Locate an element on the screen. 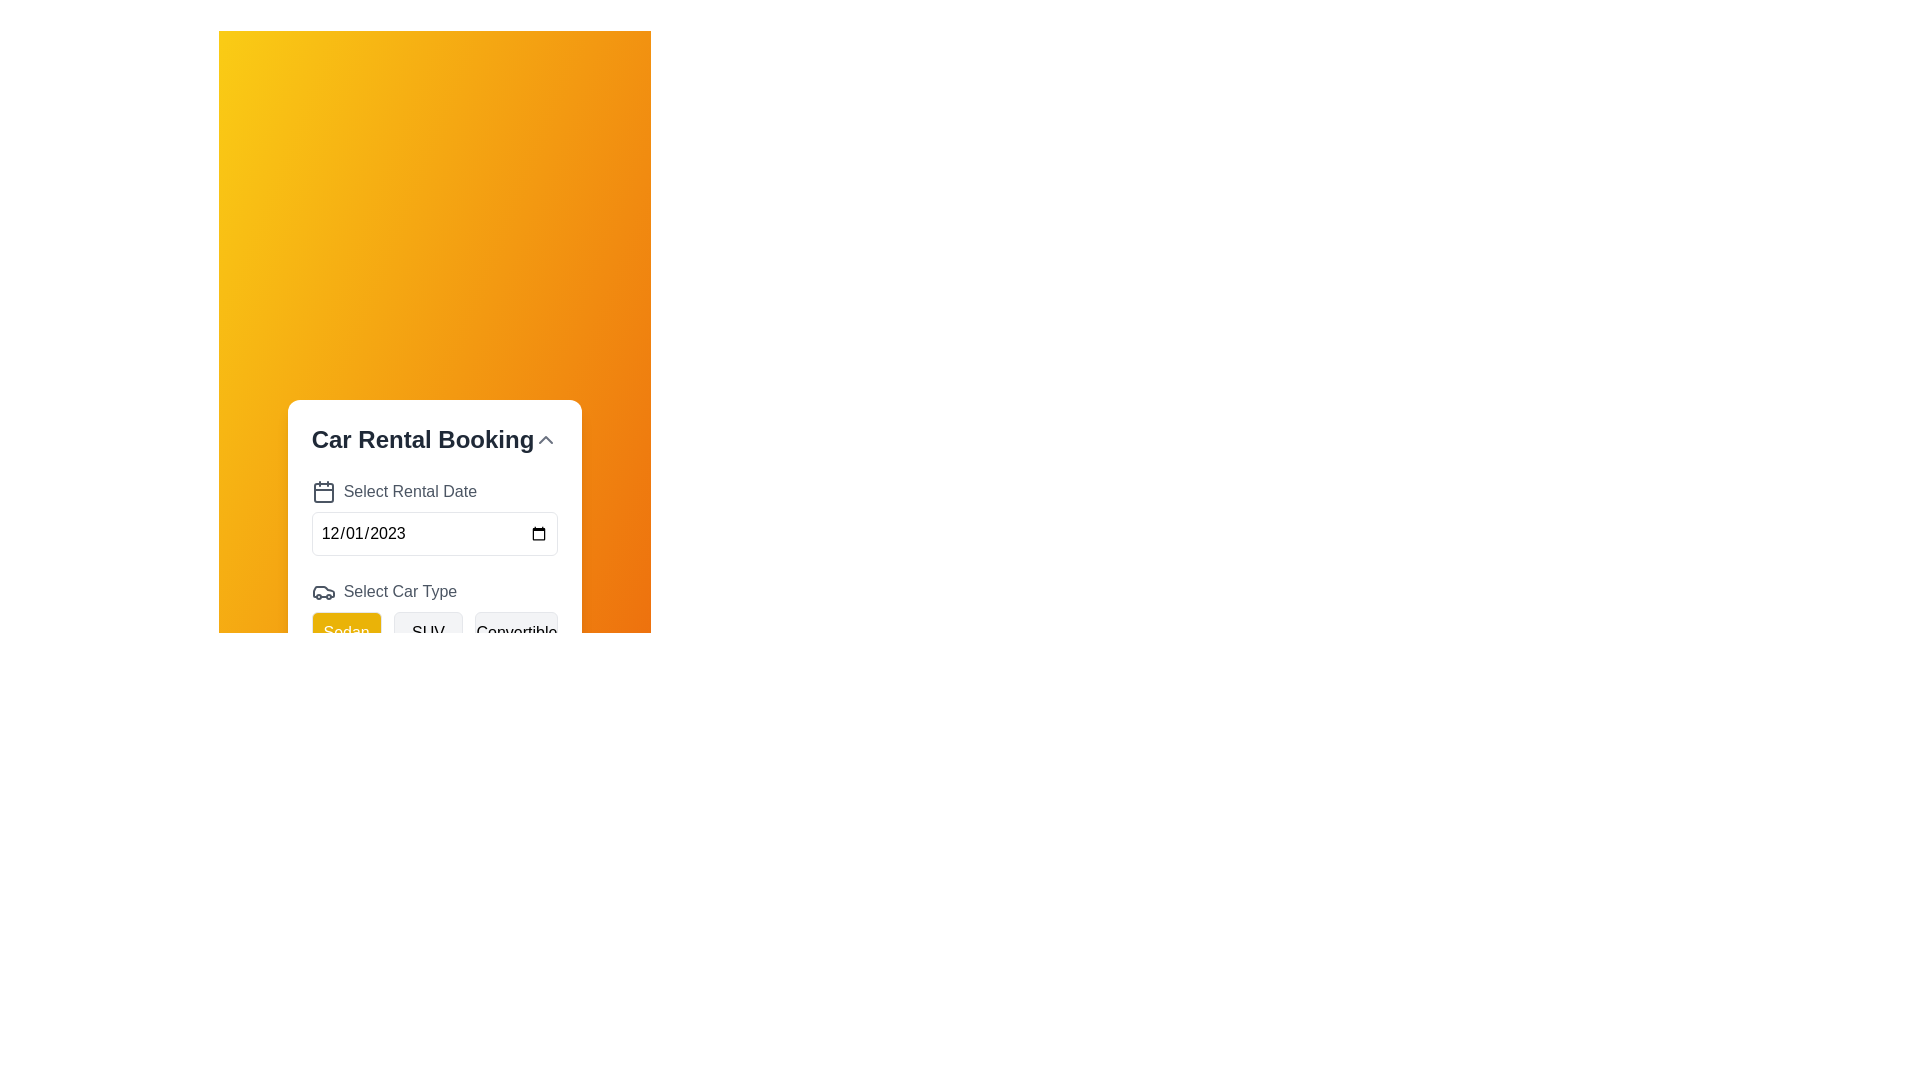 The width and height of the screenshot is (1920, 1080). label indicating the car type selection requirement, located in the 'Car Rental Booking' section, directly below 'Rental Date' and above car type options is located at coordinates (434, 590).